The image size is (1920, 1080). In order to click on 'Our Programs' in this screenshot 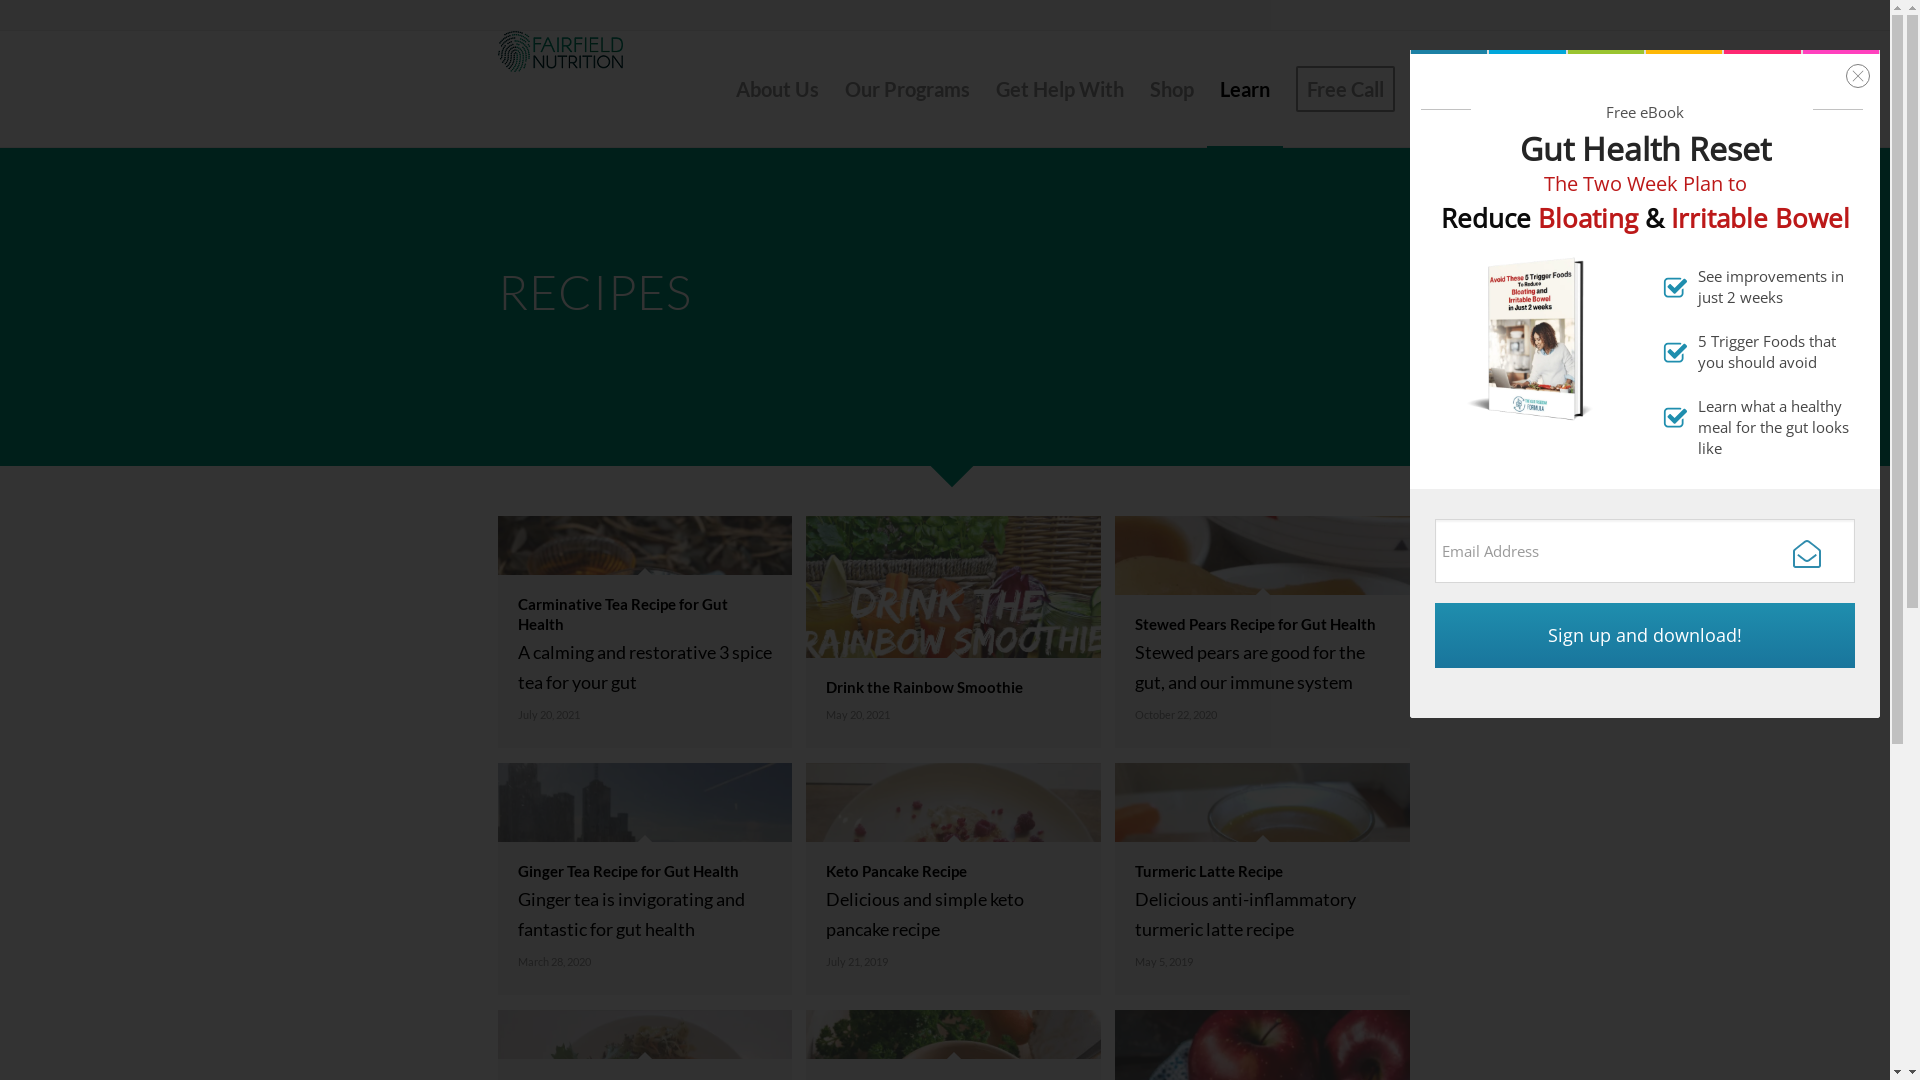, I will do `click(906, 87)`.